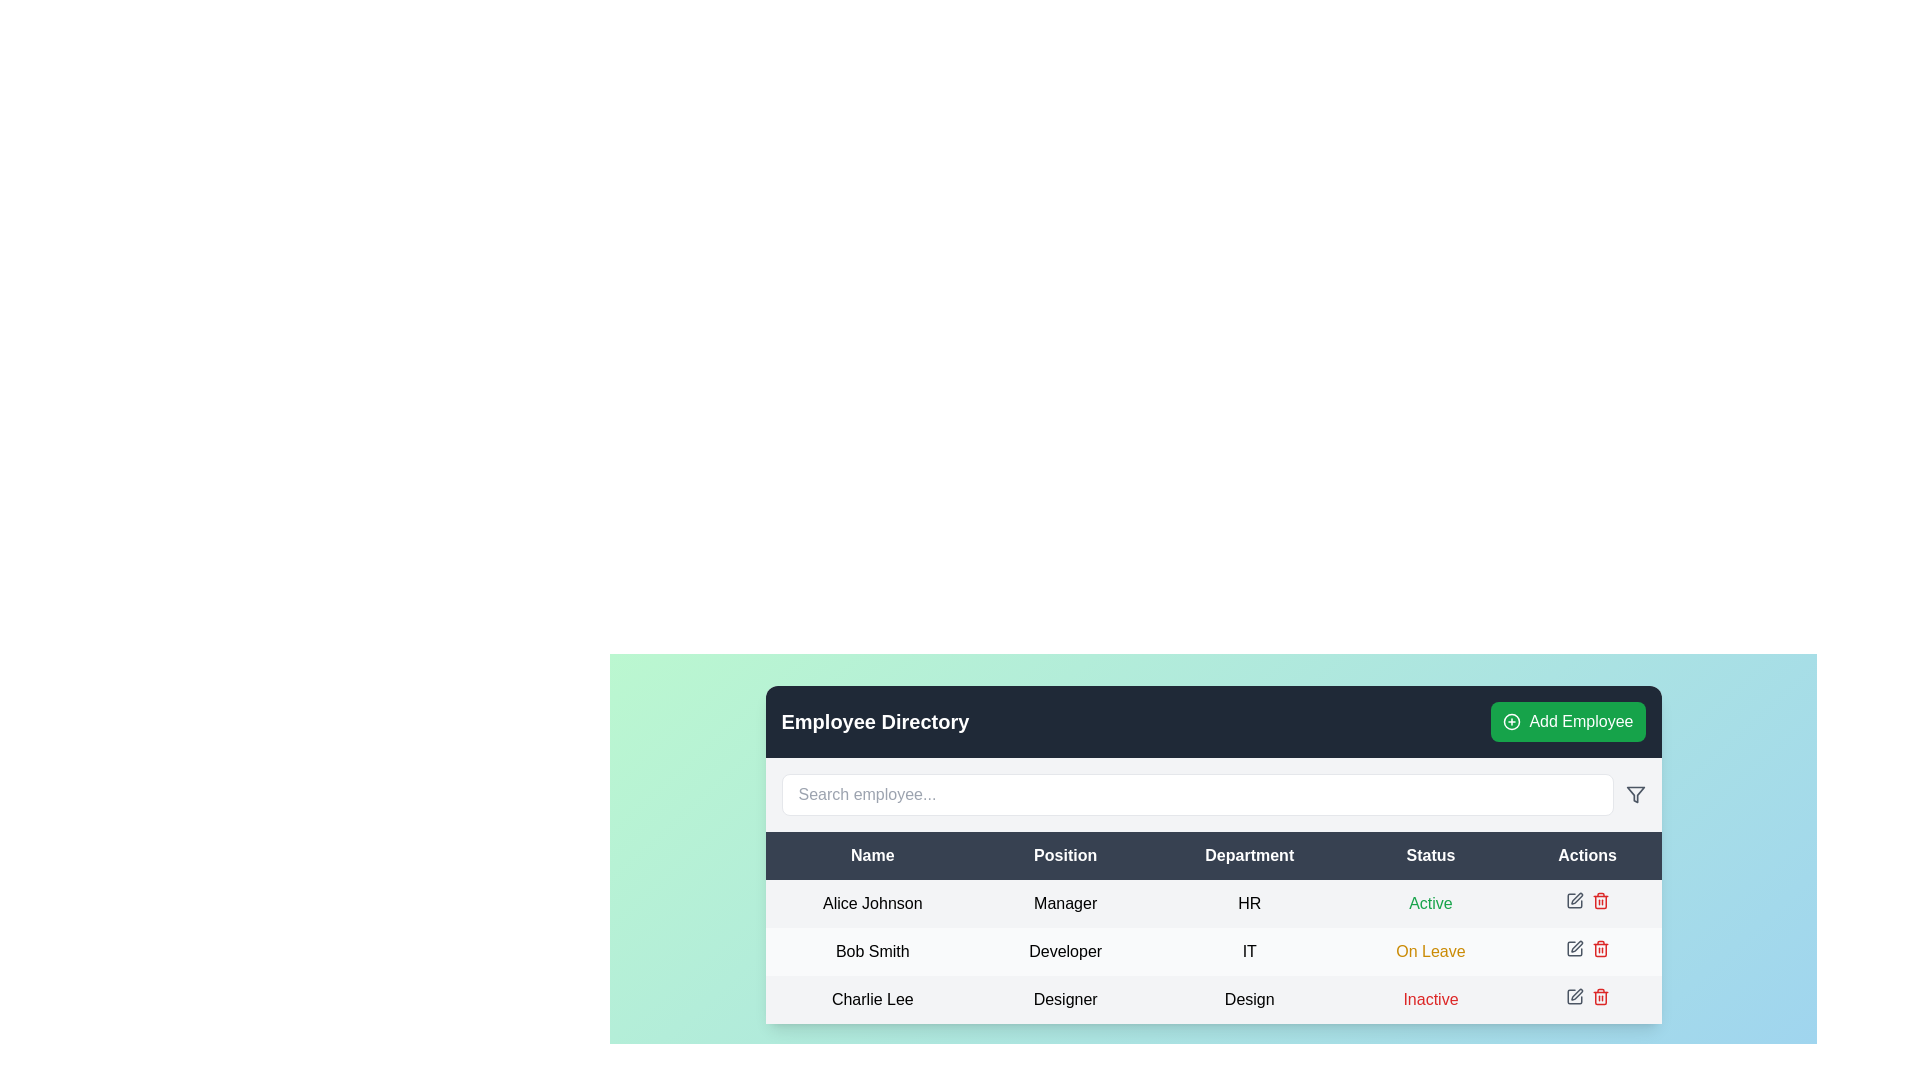  I want to click on the second row of the employee directory table containing 'Bob Smith', 'Developer', 'IT', and 'On Leave' status, so click(1212, 951).